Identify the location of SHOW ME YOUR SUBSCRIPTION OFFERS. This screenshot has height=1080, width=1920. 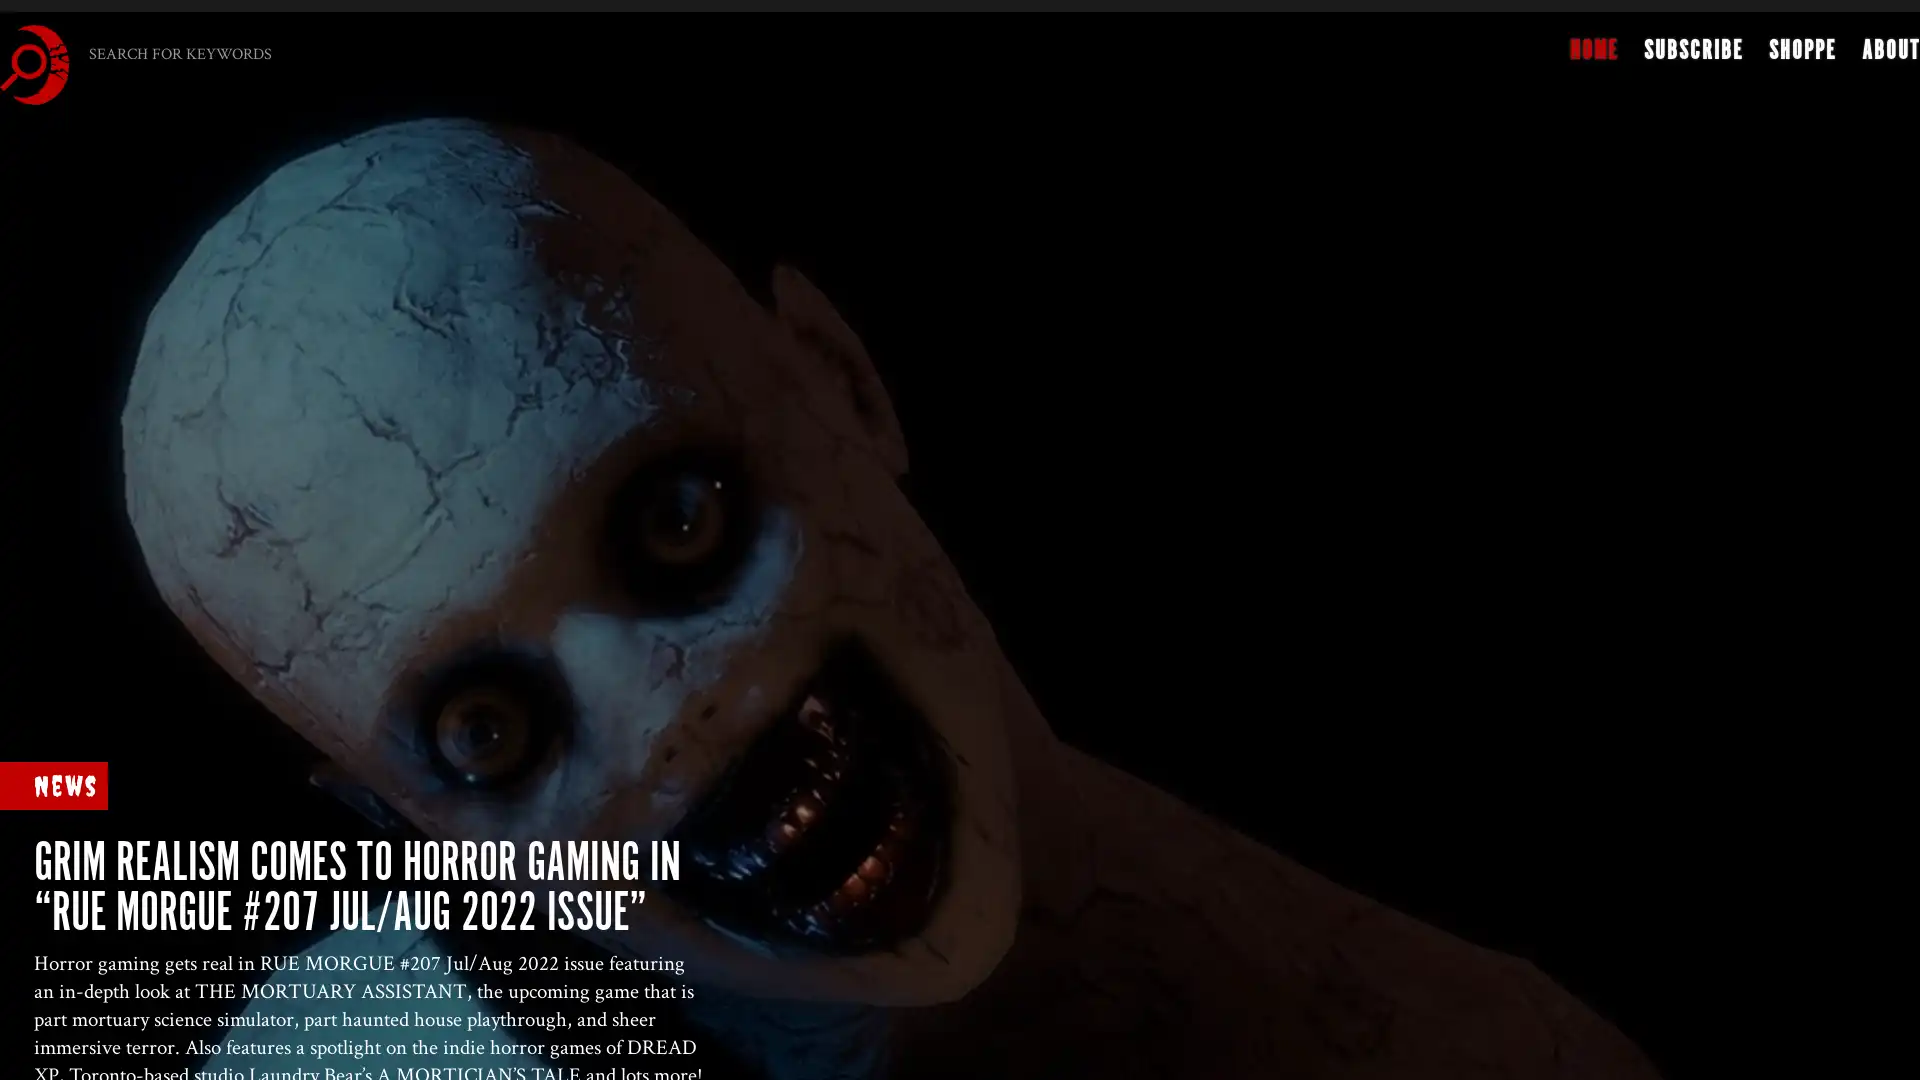
(841, 483).